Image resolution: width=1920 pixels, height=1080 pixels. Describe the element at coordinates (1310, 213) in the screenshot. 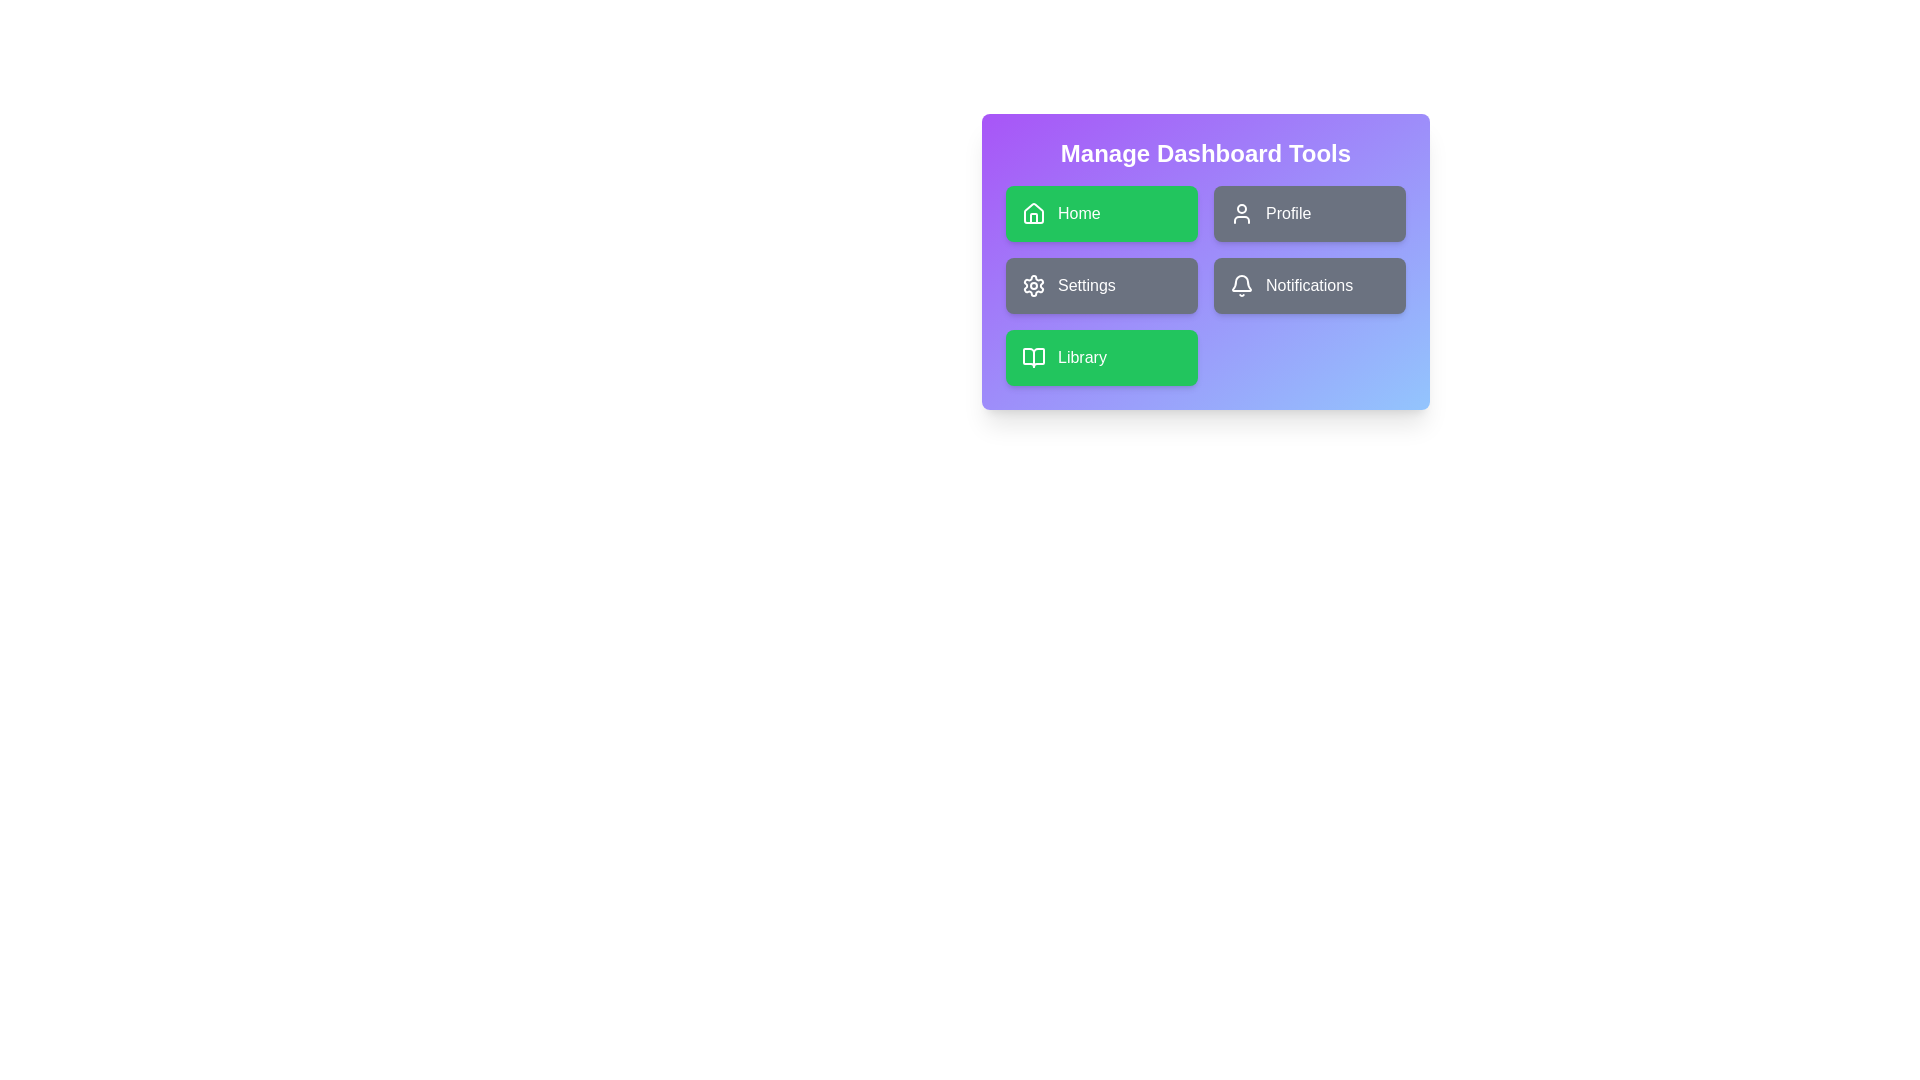

I see `the chip labeled Profile to toggle its selection state` at that location.